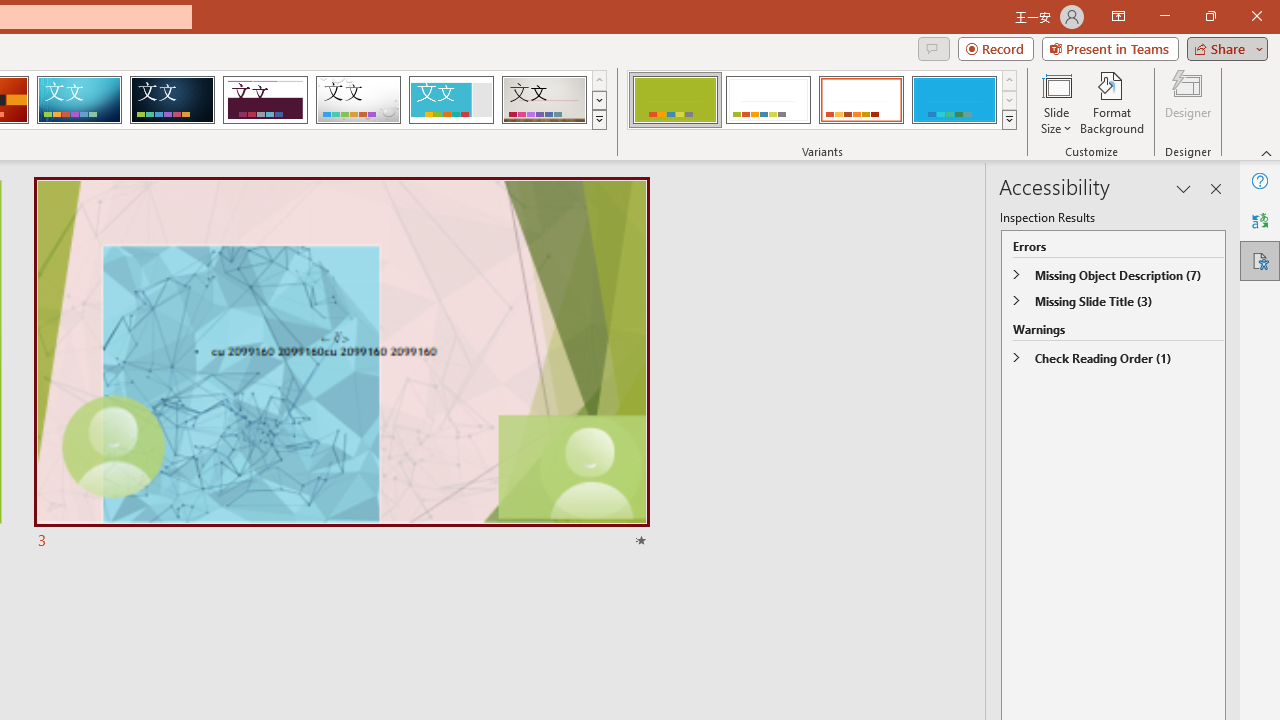 The width and height of the screenshot is (1280, 720). What do you see at coordinates (1111, 103) in the screenshot?
I see `'Format Background'` at bounding box center [1111, 103].